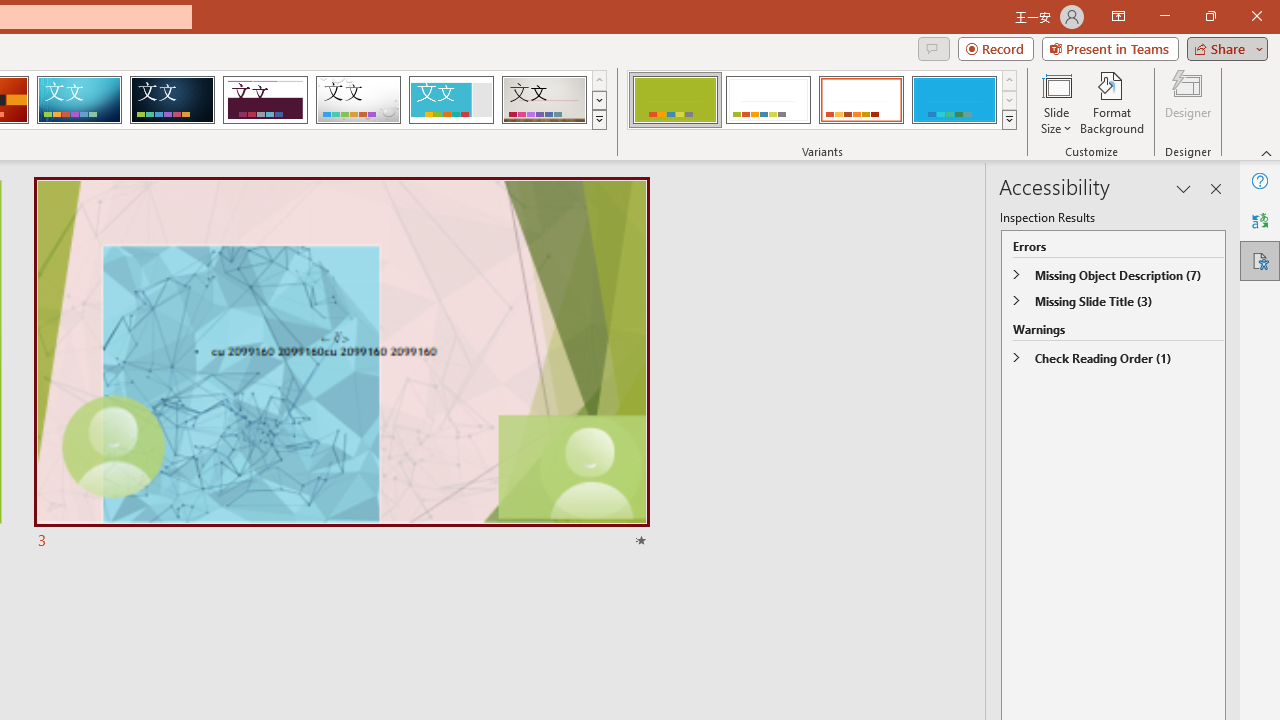 The width and height of the screenshot is (1280, 720). What do you see at coordinates (1111, 103) in the screenshot?
I see `'Format Background'` at bounding box center [1111, 103].